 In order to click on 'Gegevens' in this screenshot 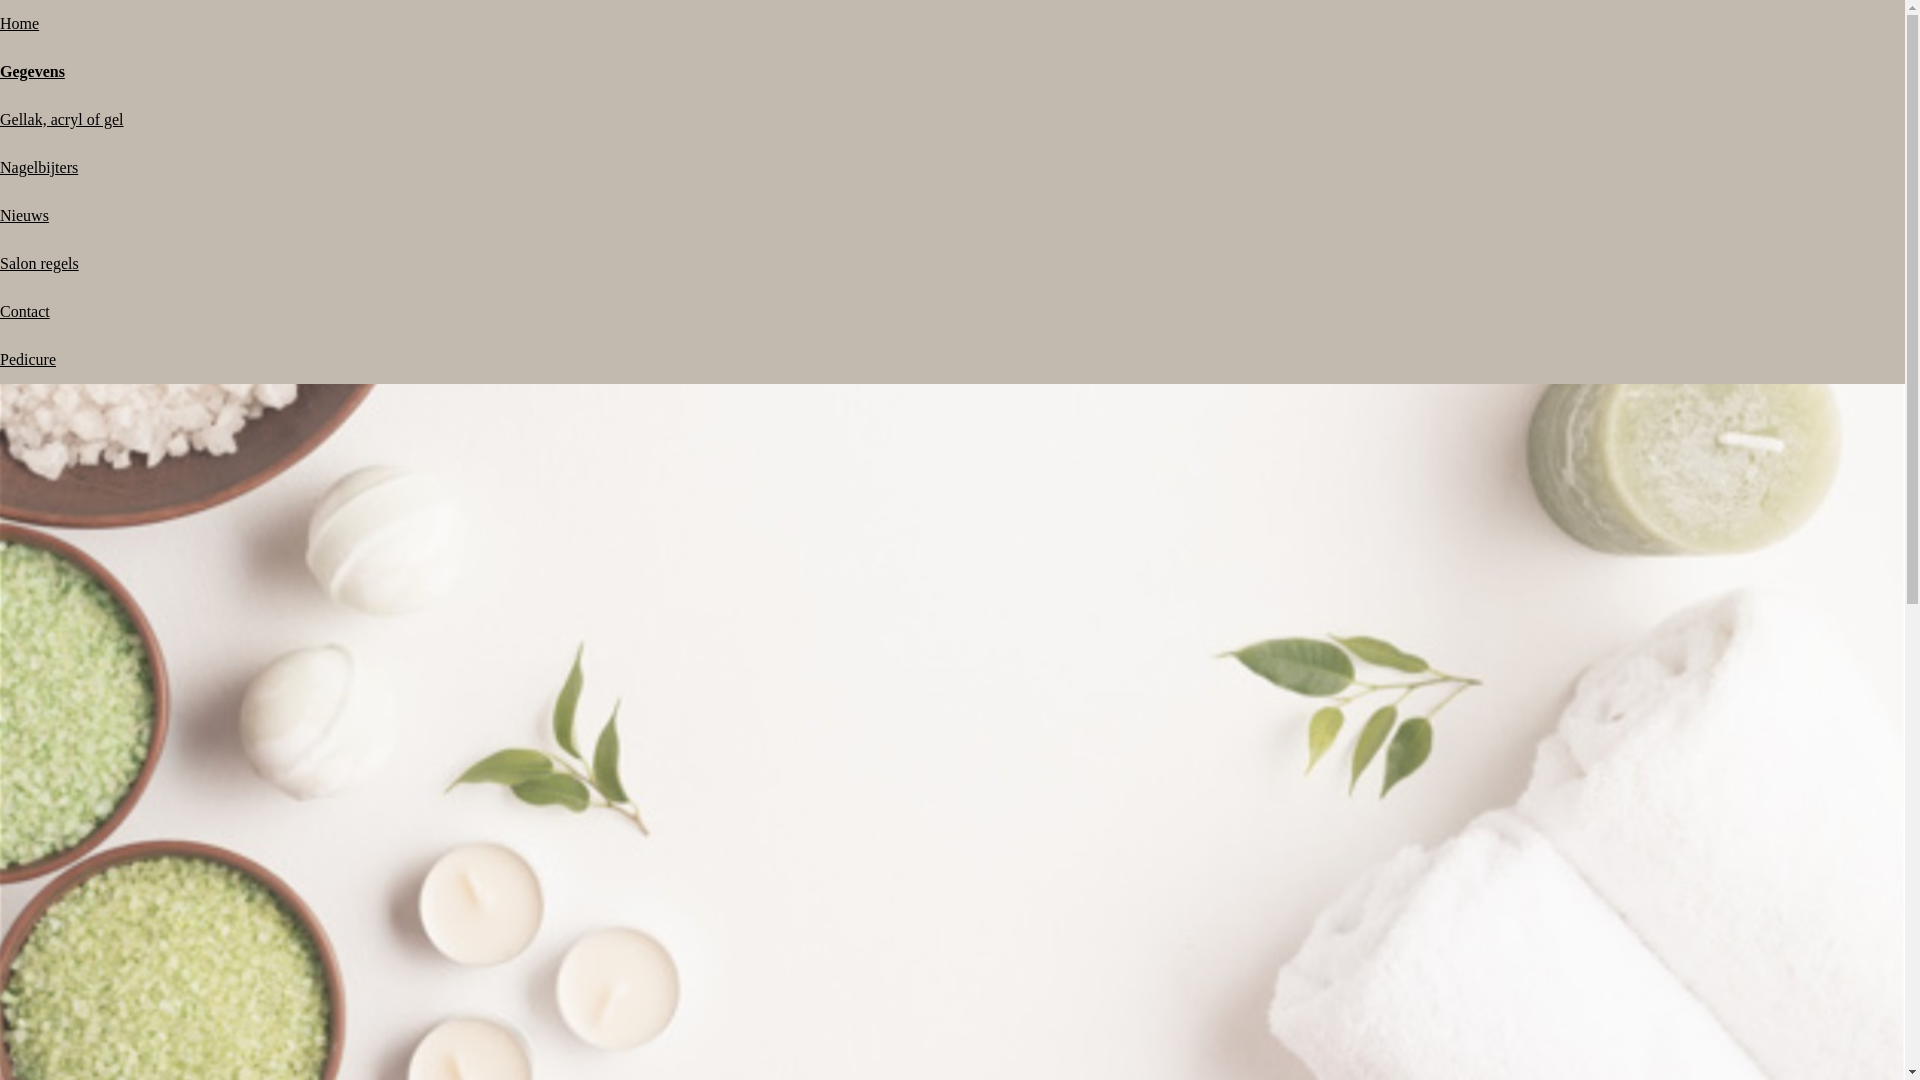, I will do `click(0, 70)`.